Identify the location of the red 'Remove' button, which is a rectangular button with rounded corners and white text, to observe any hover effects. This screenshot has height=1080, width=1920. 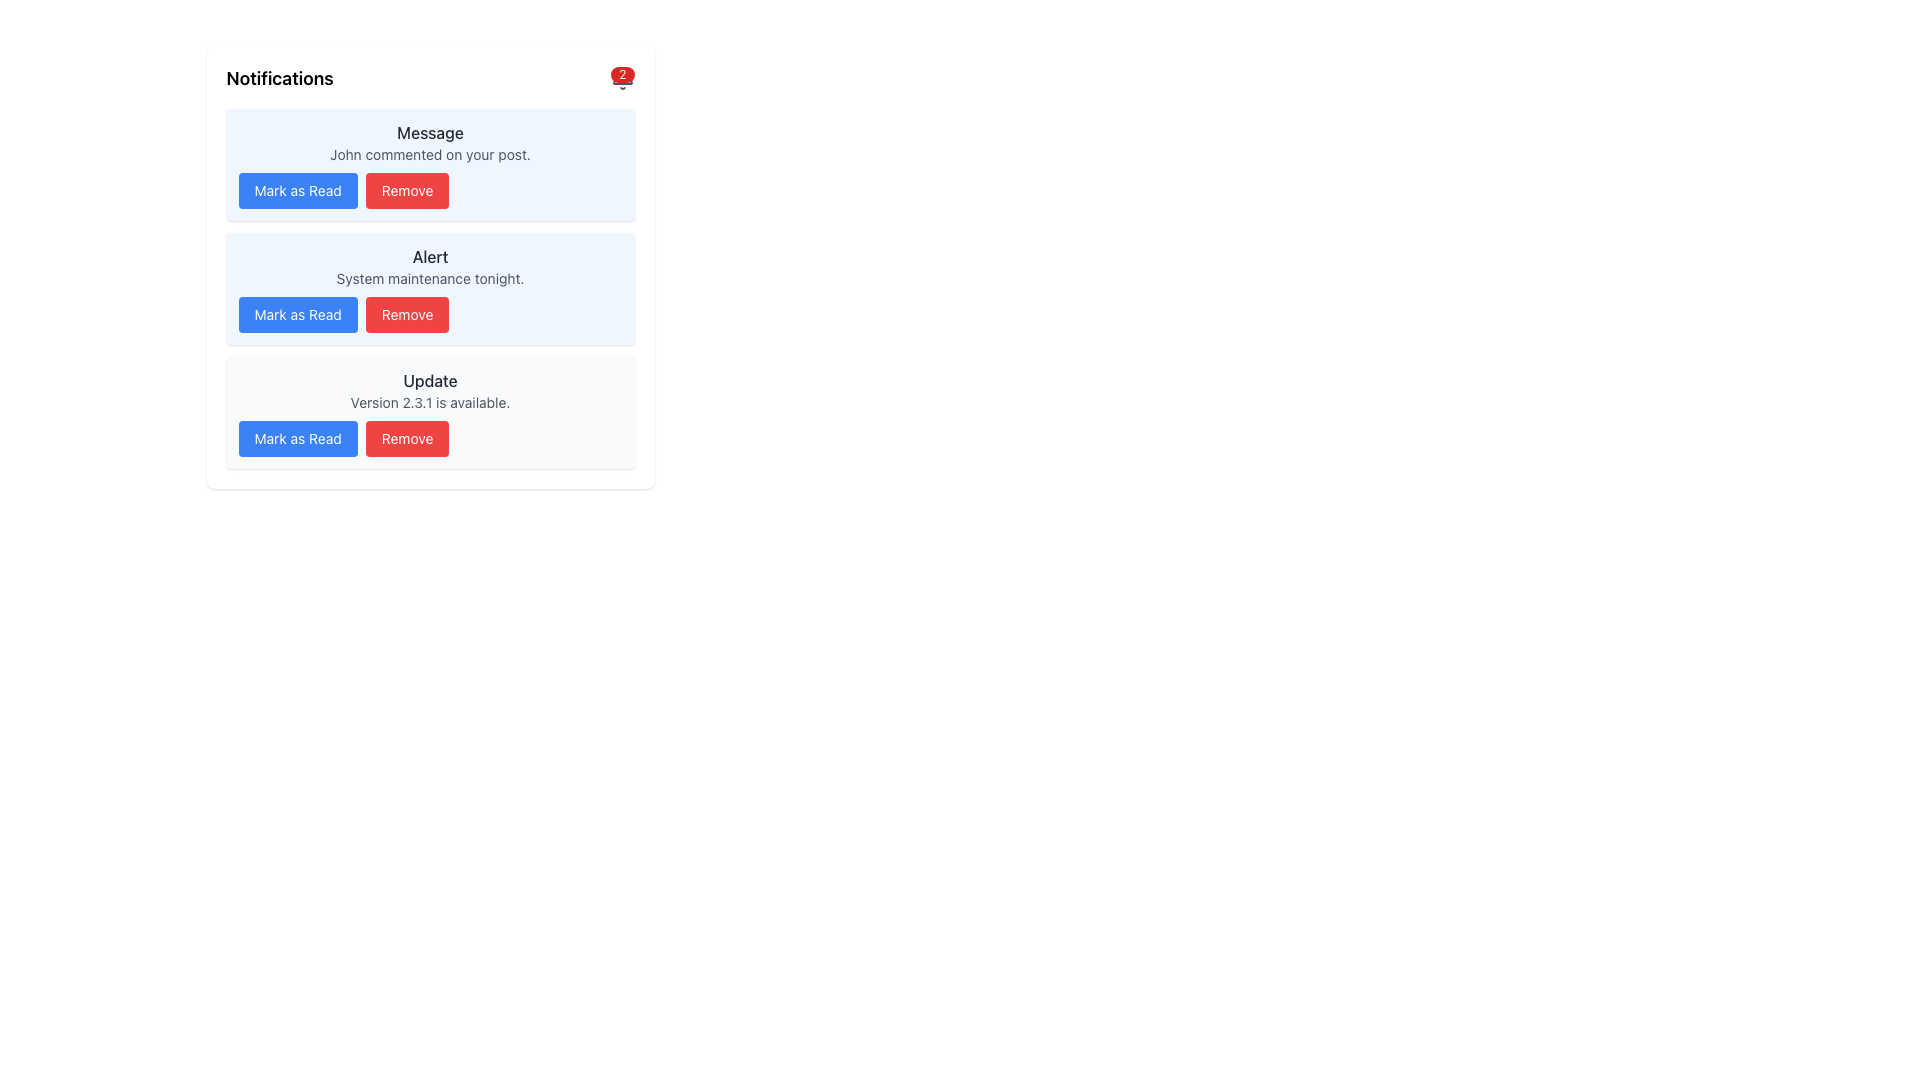
(406, 438).